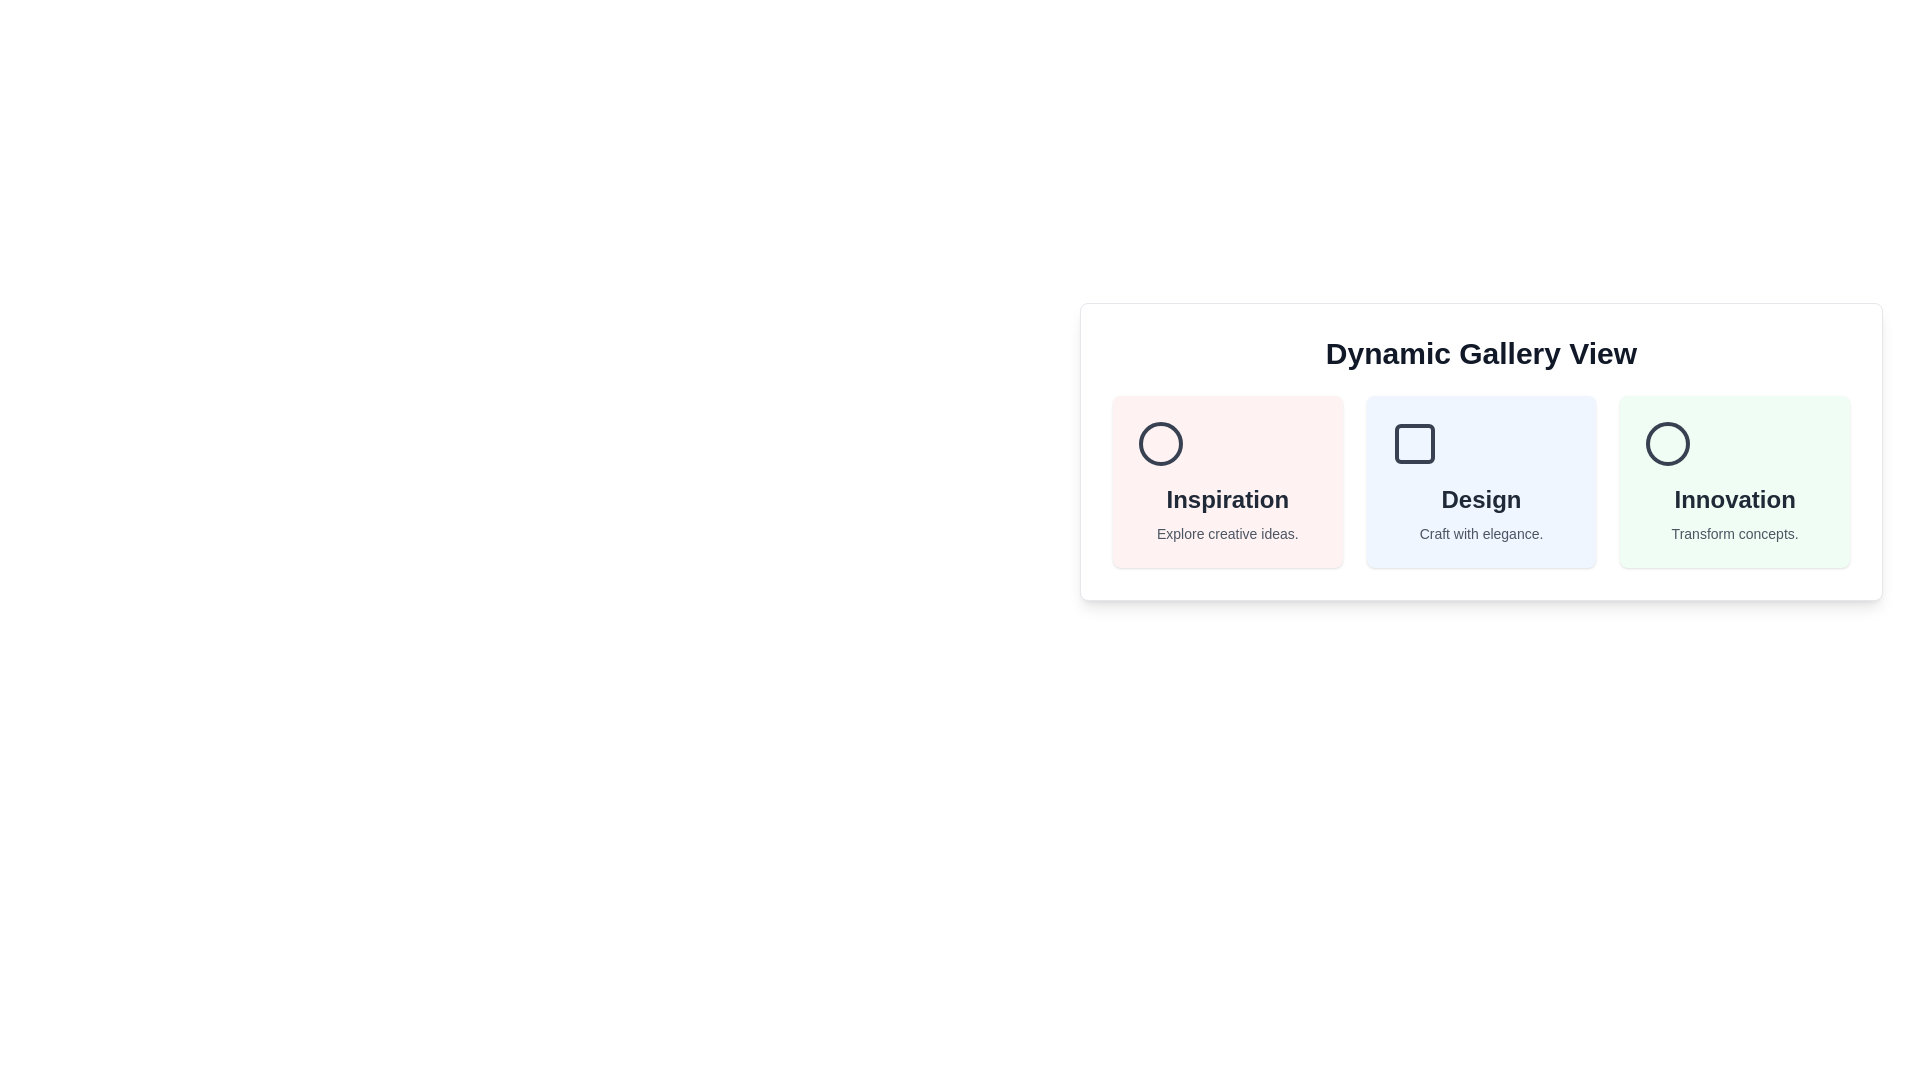 Image resolution: width=1920 pixels, height=1080 pixels. I want to click on the Informative card representing the 'Design' concept, which is the second card in a series of three, located between 'Inspiration' and 'Innovation', so click(1481, 482).